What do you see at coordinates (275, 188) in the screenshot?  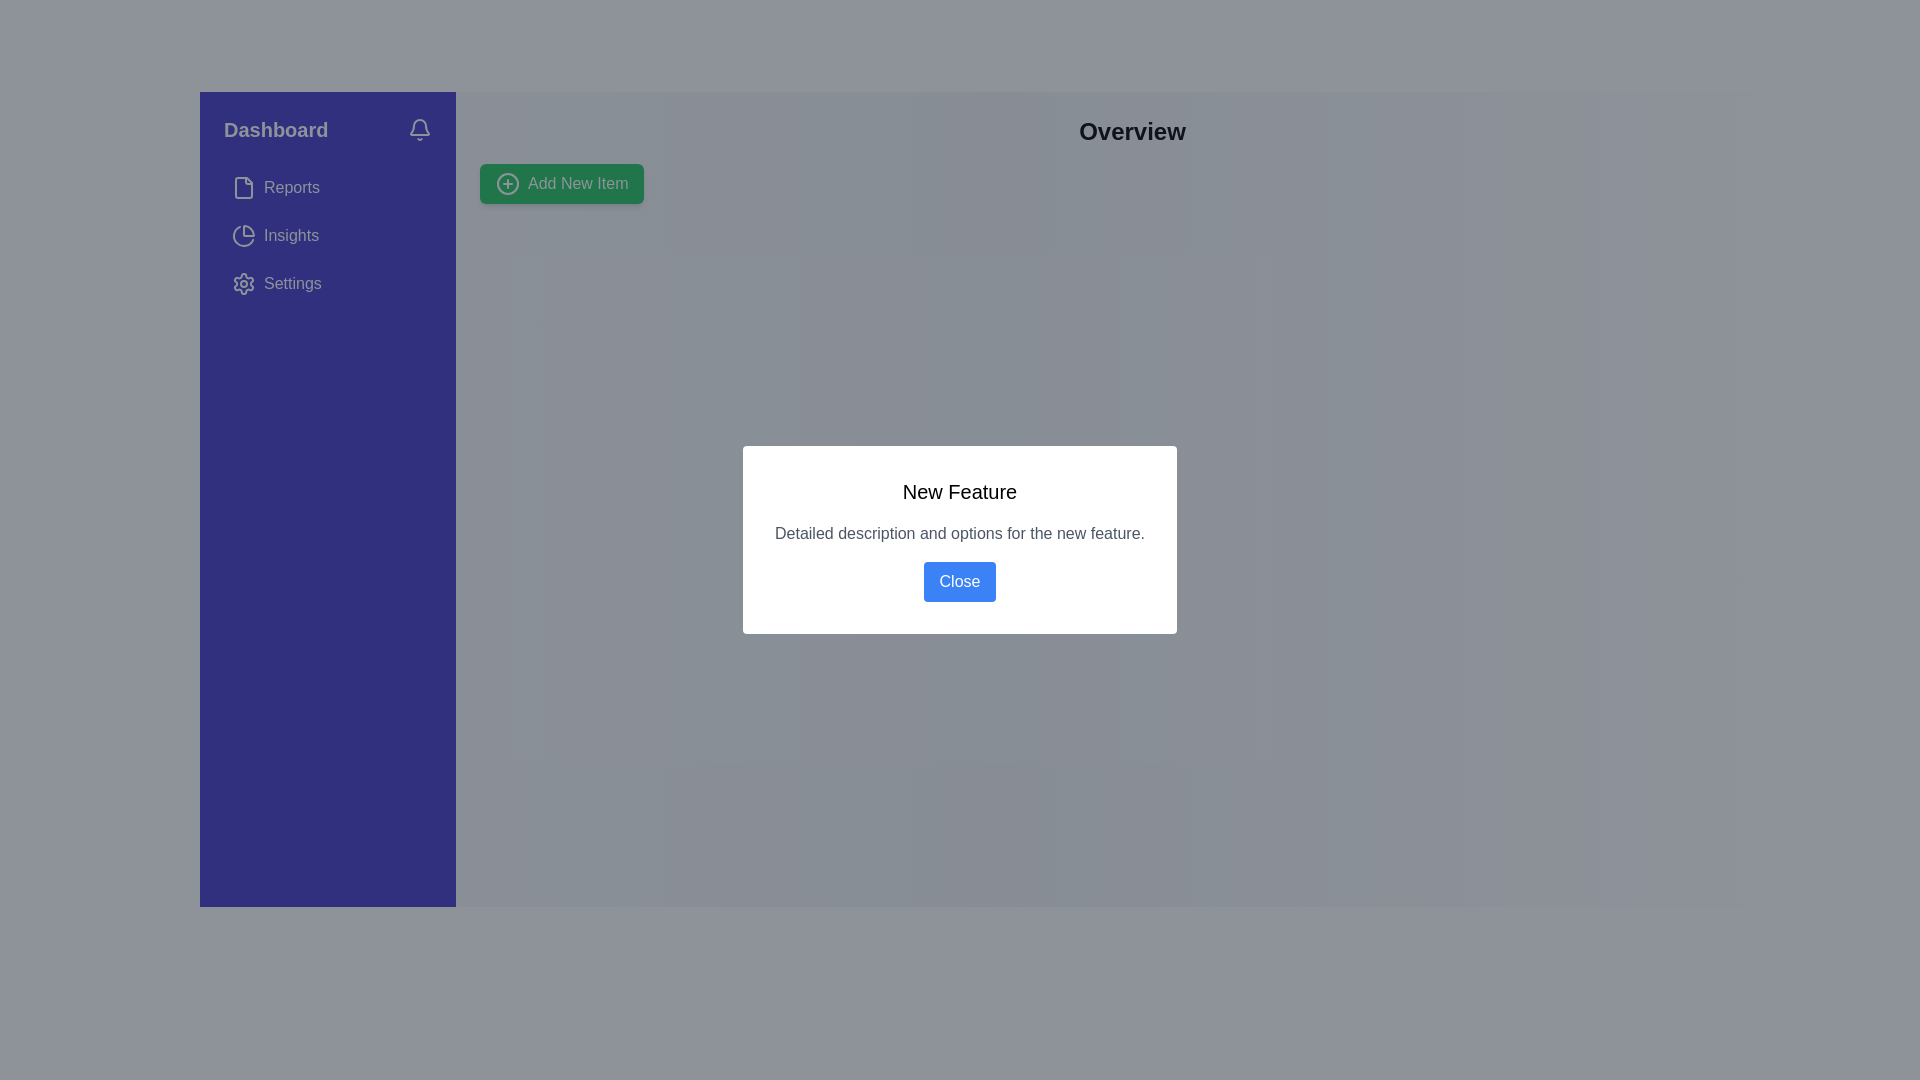 I see `the 'Reports' menu item in the navigation menu` at bounding box center [275, 188].